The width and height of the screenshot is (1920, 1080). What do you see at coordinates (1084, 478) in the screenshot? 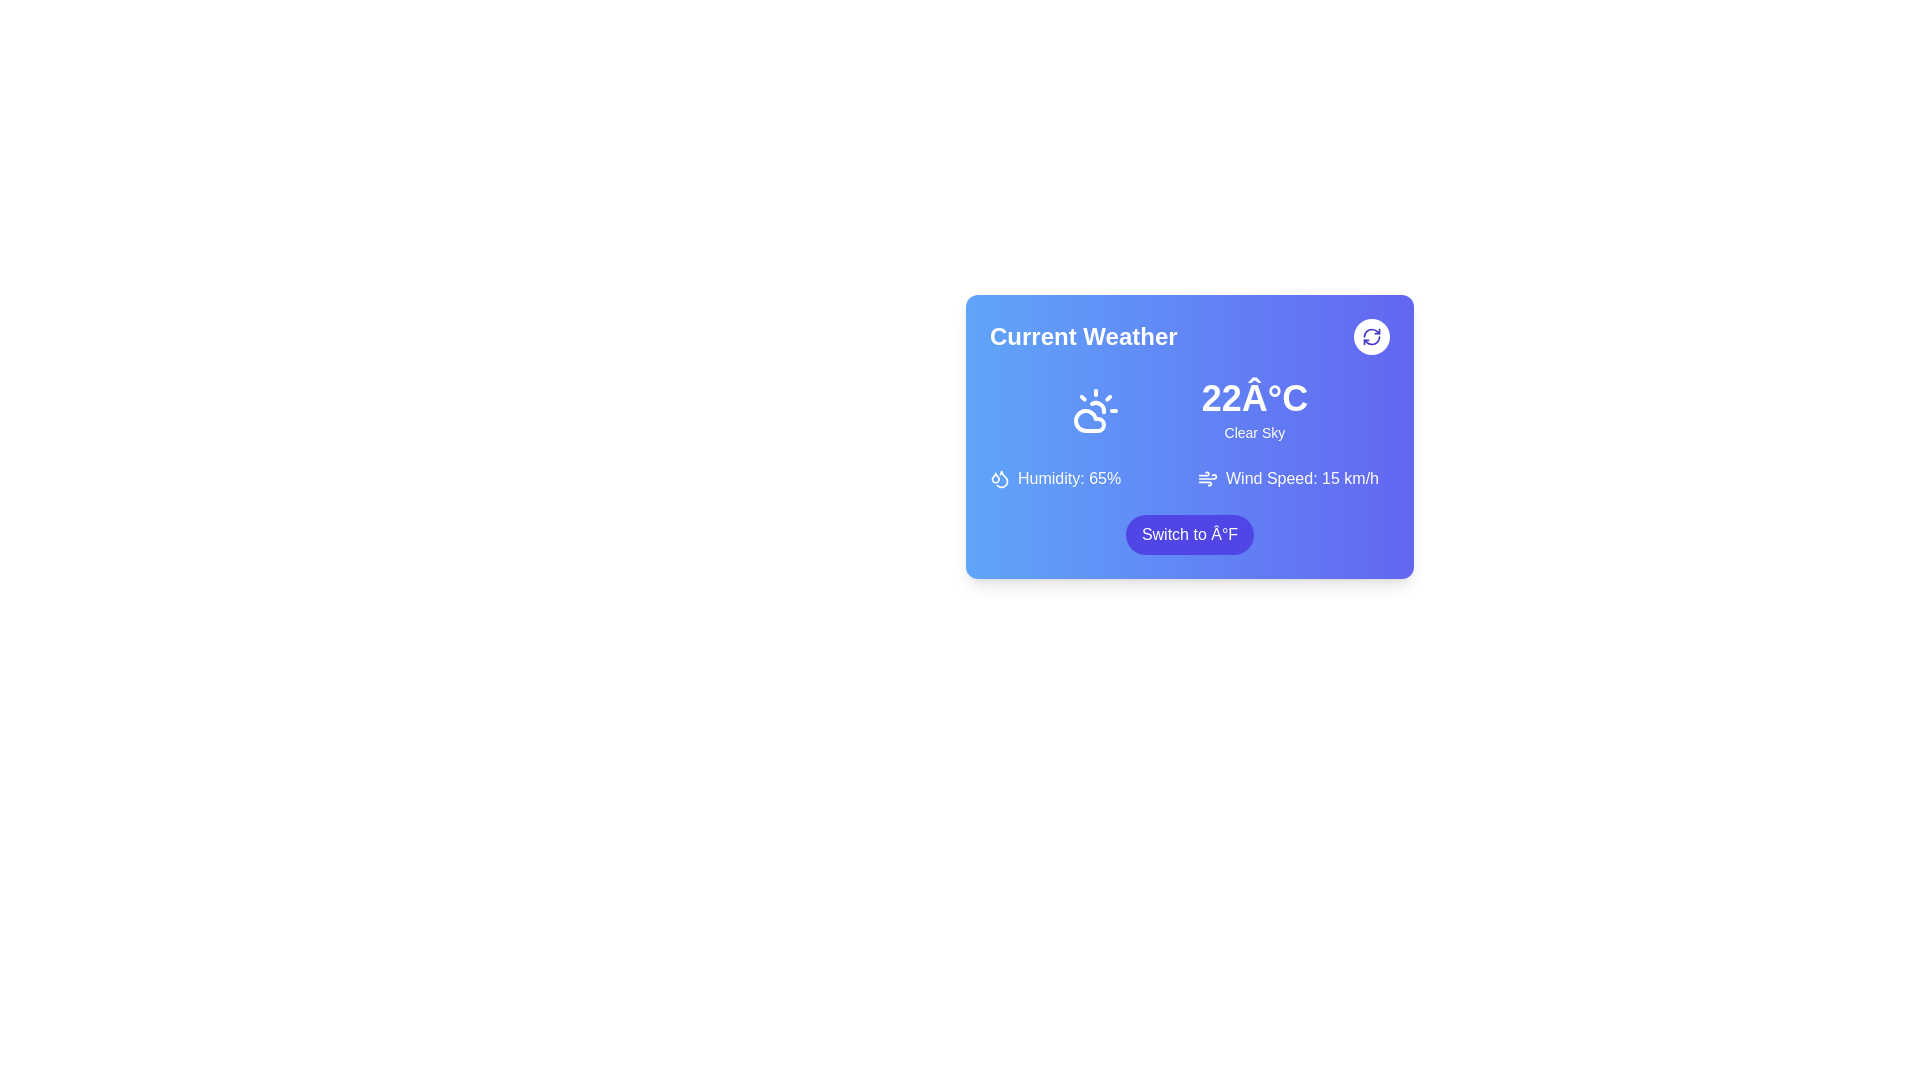
I see `the Text with Icon that displays the current humidity level in the weather widget, located in the left section of a two-column layout` at bounding box center [1084, 478].